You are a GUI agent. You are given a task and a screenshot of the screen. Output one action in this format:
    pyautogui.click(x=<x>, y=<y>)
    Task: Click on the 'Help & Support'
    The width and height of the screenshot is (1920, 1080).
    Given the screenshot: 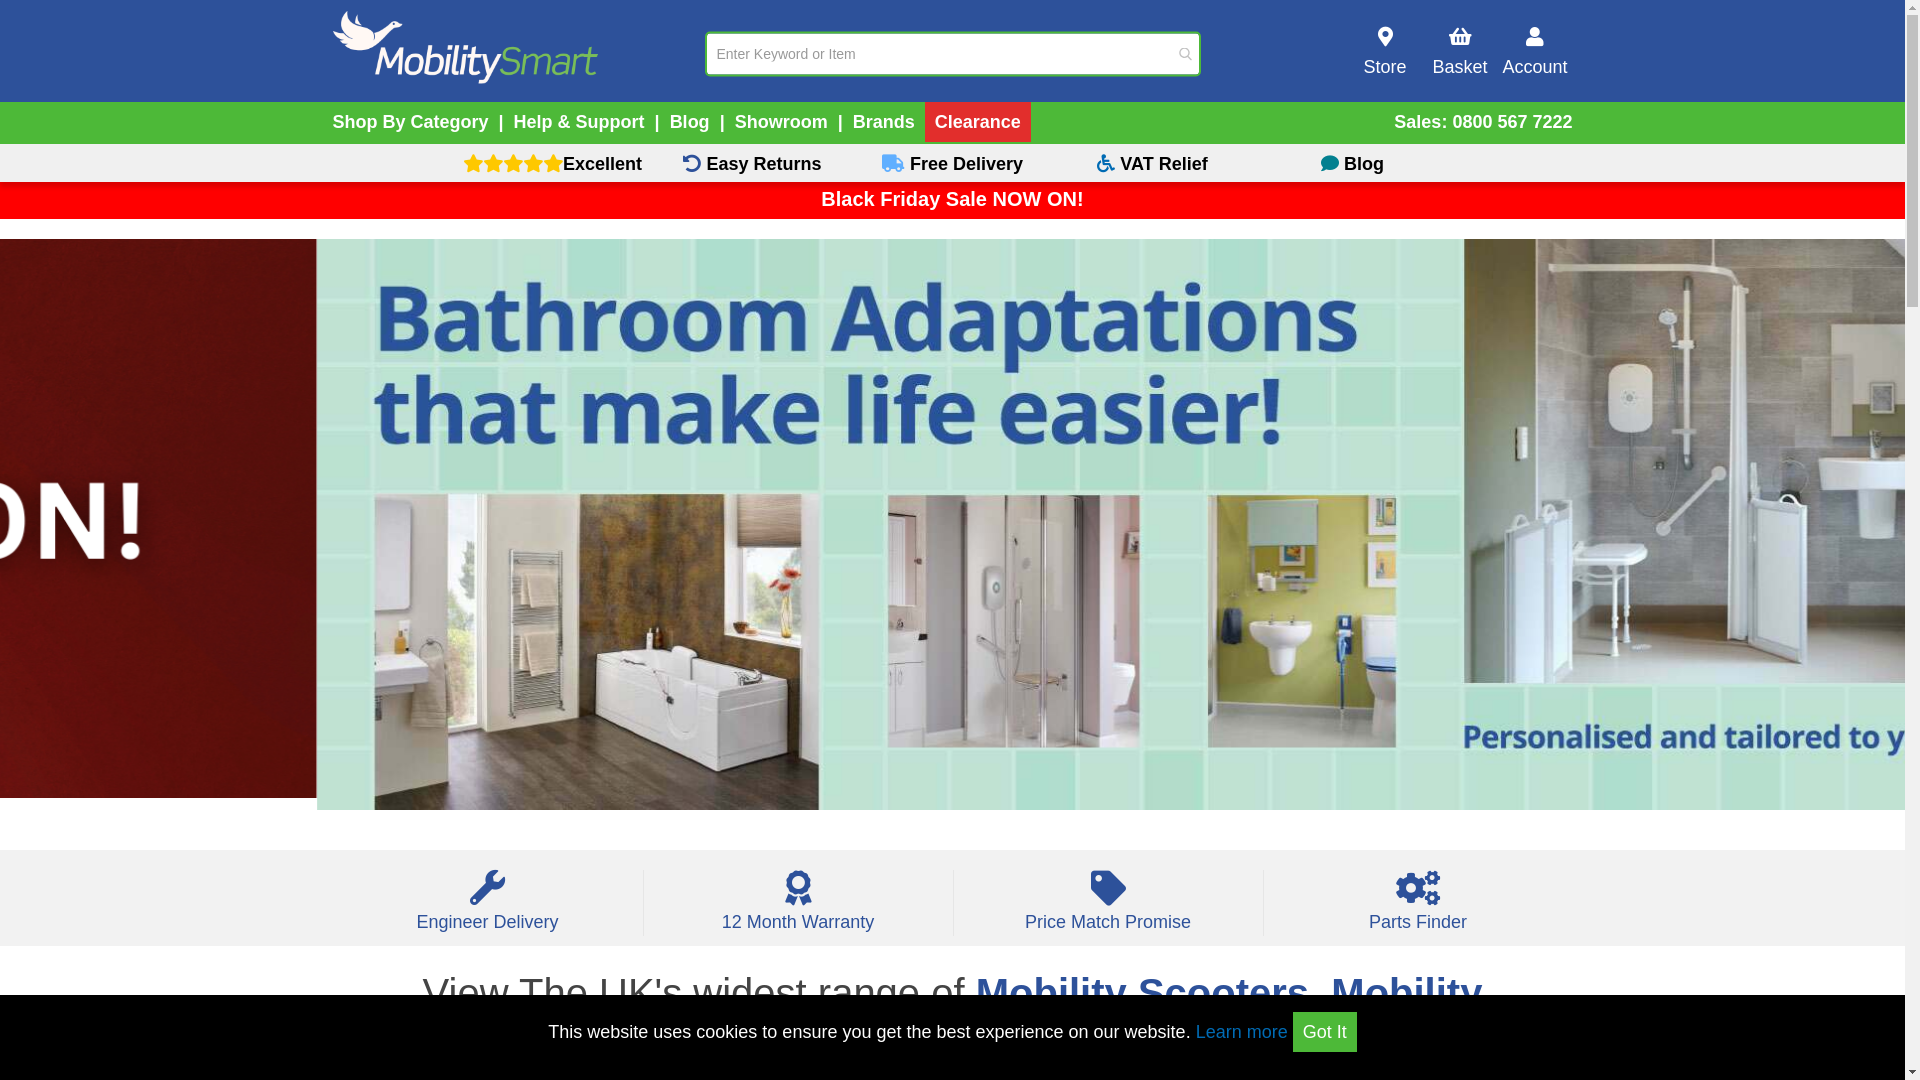 What is the action you would take?
    pyautogui.click(x=578, y=122)
    